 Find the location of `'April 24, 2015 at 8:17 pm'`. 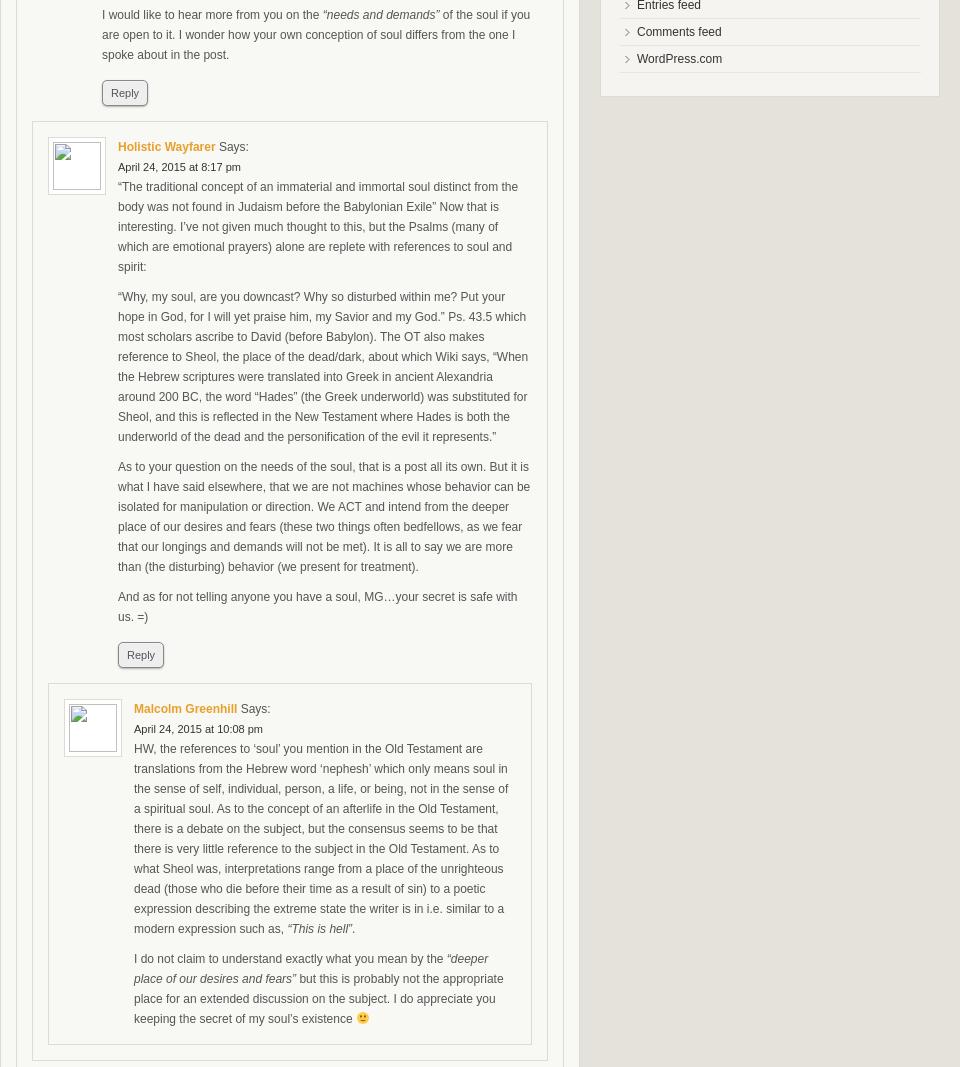

'April 24, 2015 at 8:17 pm' is located at coordinates (178, 165).